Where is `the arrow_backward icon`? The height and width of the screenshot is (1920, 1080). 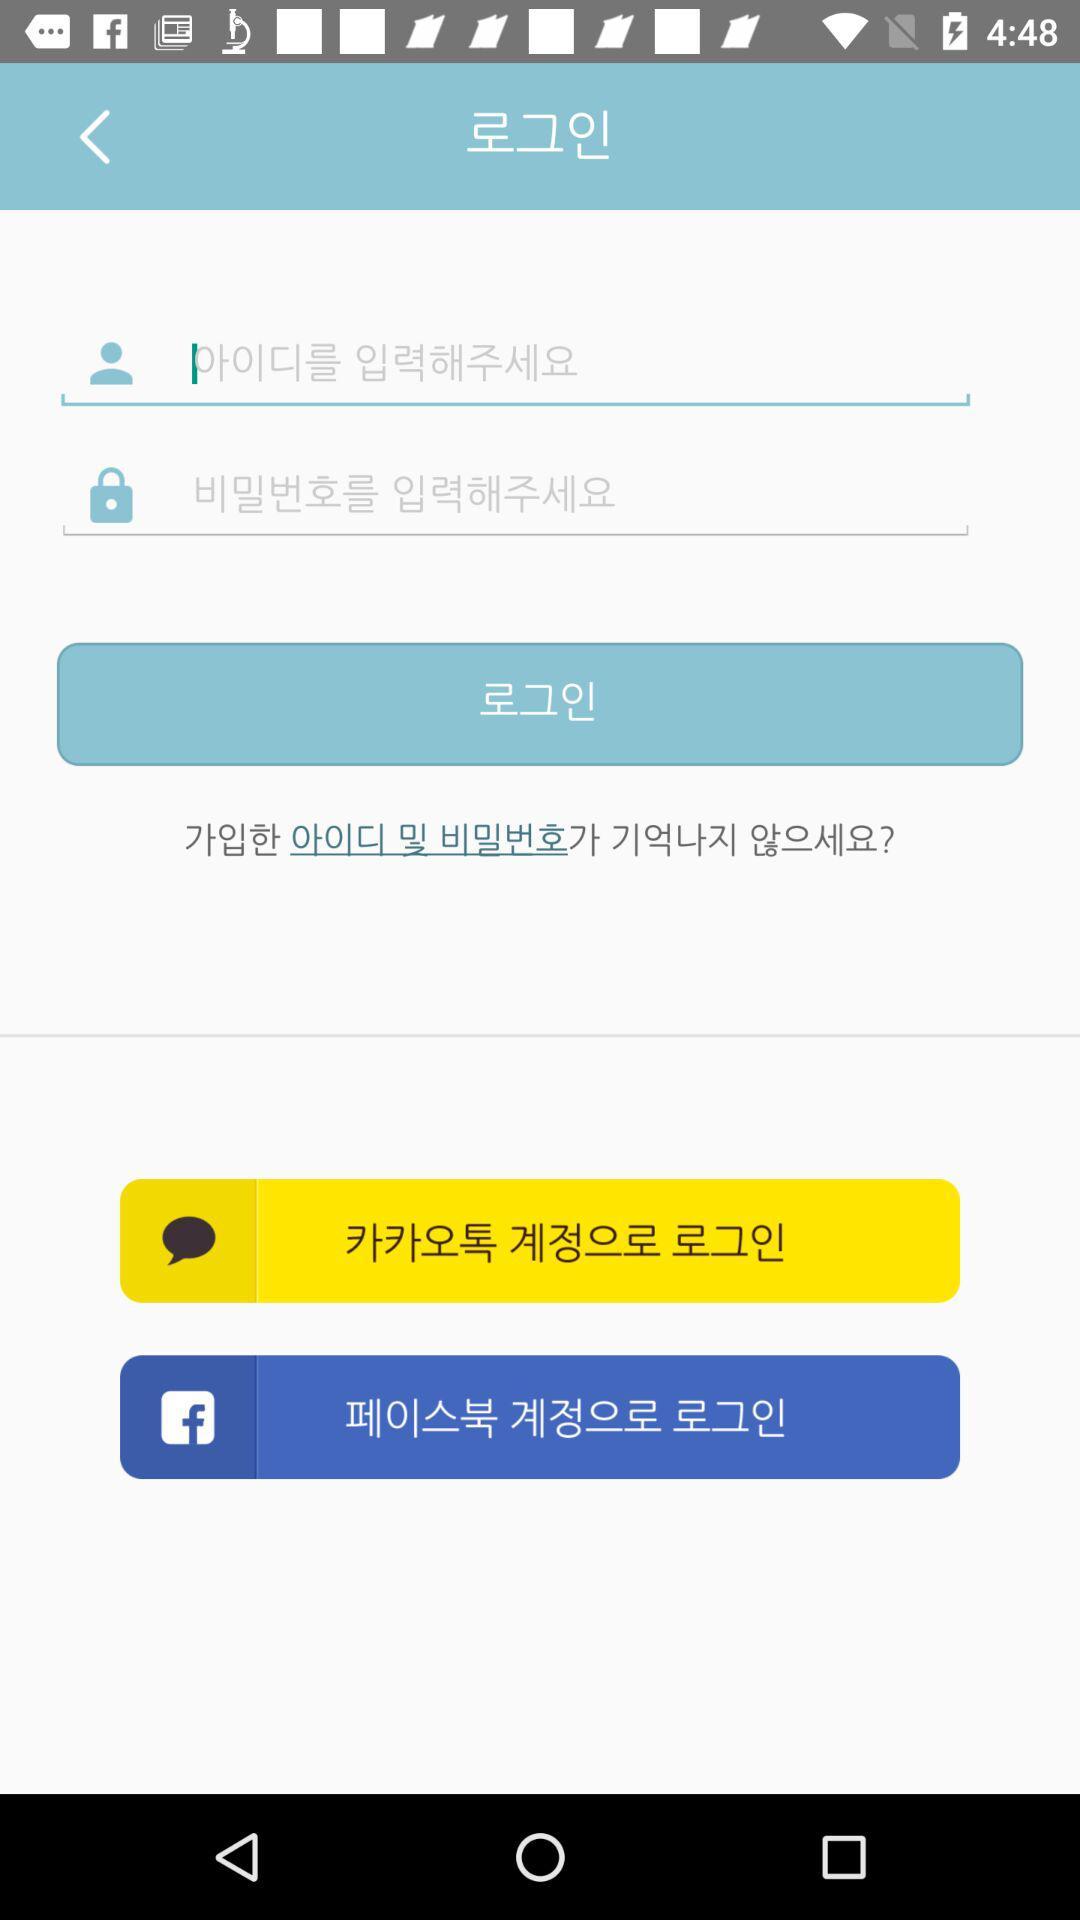
the arrow_backward icon is located at coordinates (94, 135).